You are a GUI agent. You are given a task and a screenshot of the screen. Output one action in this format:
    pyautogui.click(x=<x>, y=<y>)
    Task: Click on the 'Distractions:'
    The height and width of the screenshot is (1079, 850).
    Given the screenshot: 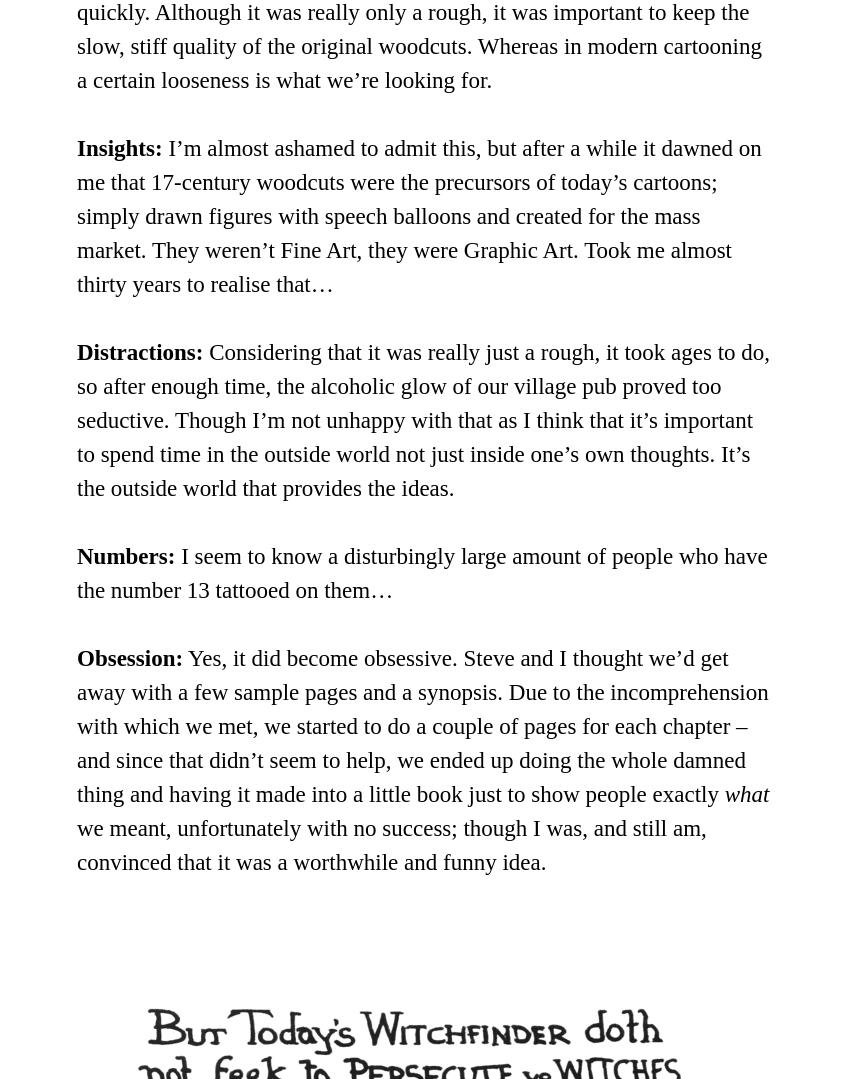 What is the action you would take?
    pyautogui.click(x=139, y=352)
    